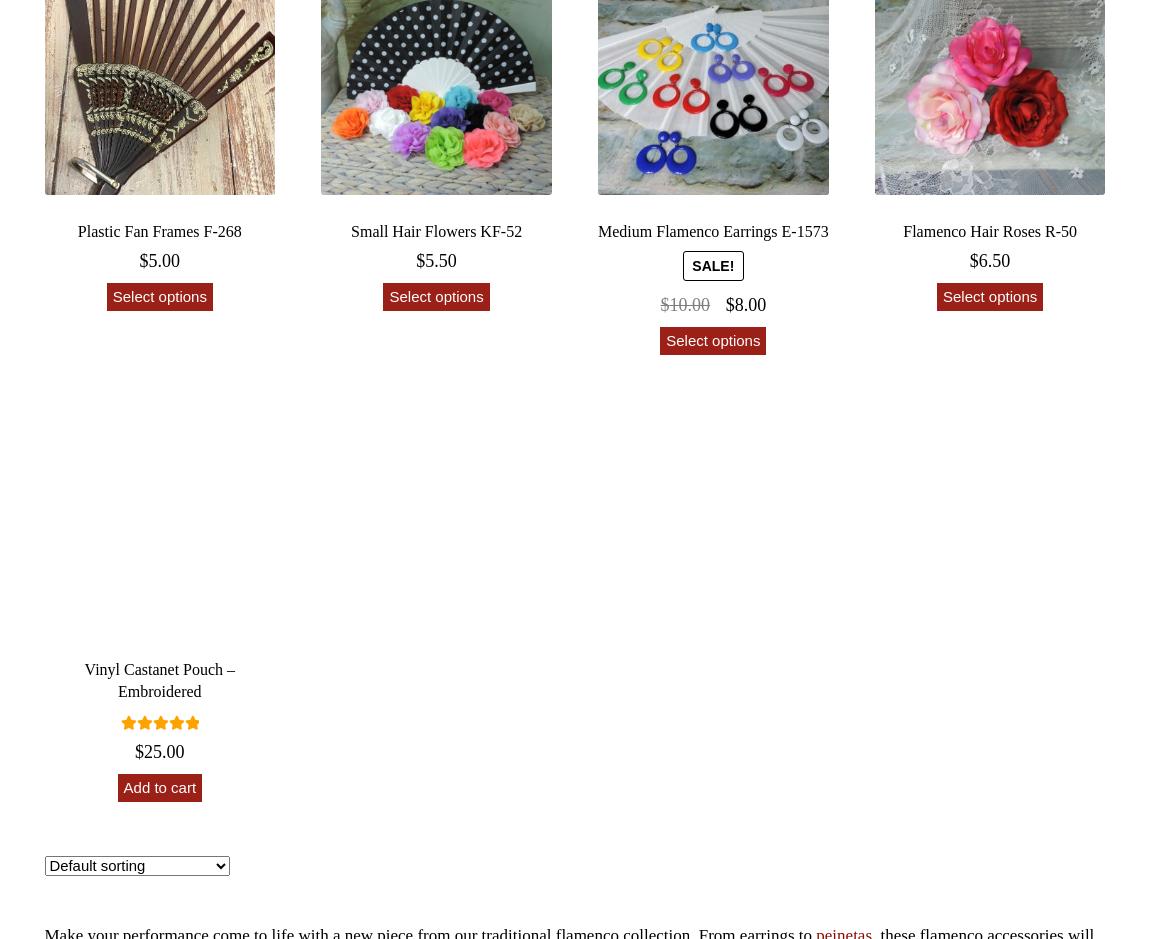 Image resolution: width=1150 pixels, height=939 pixels. What do you see at coordinates (977, 260) in the screenshot?
I see `'6.50'` at bounding box center [977, 260].